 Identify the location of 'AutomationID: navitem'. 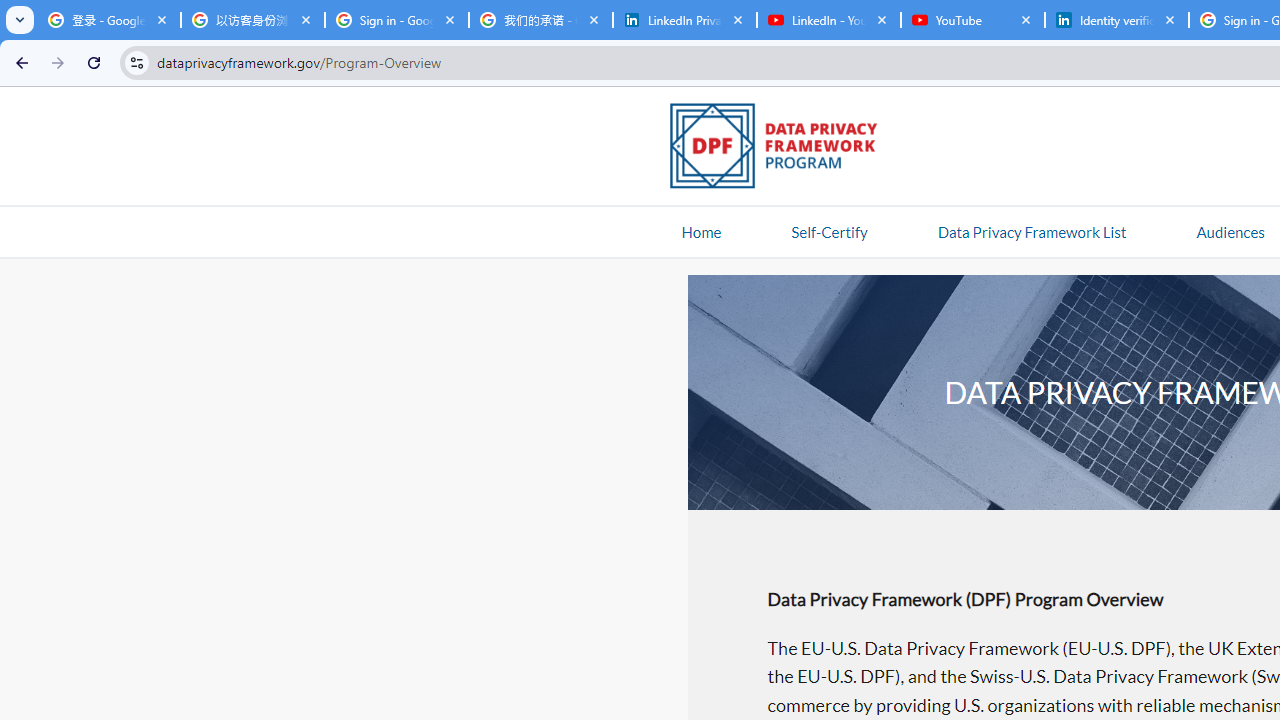
(1229, 230).